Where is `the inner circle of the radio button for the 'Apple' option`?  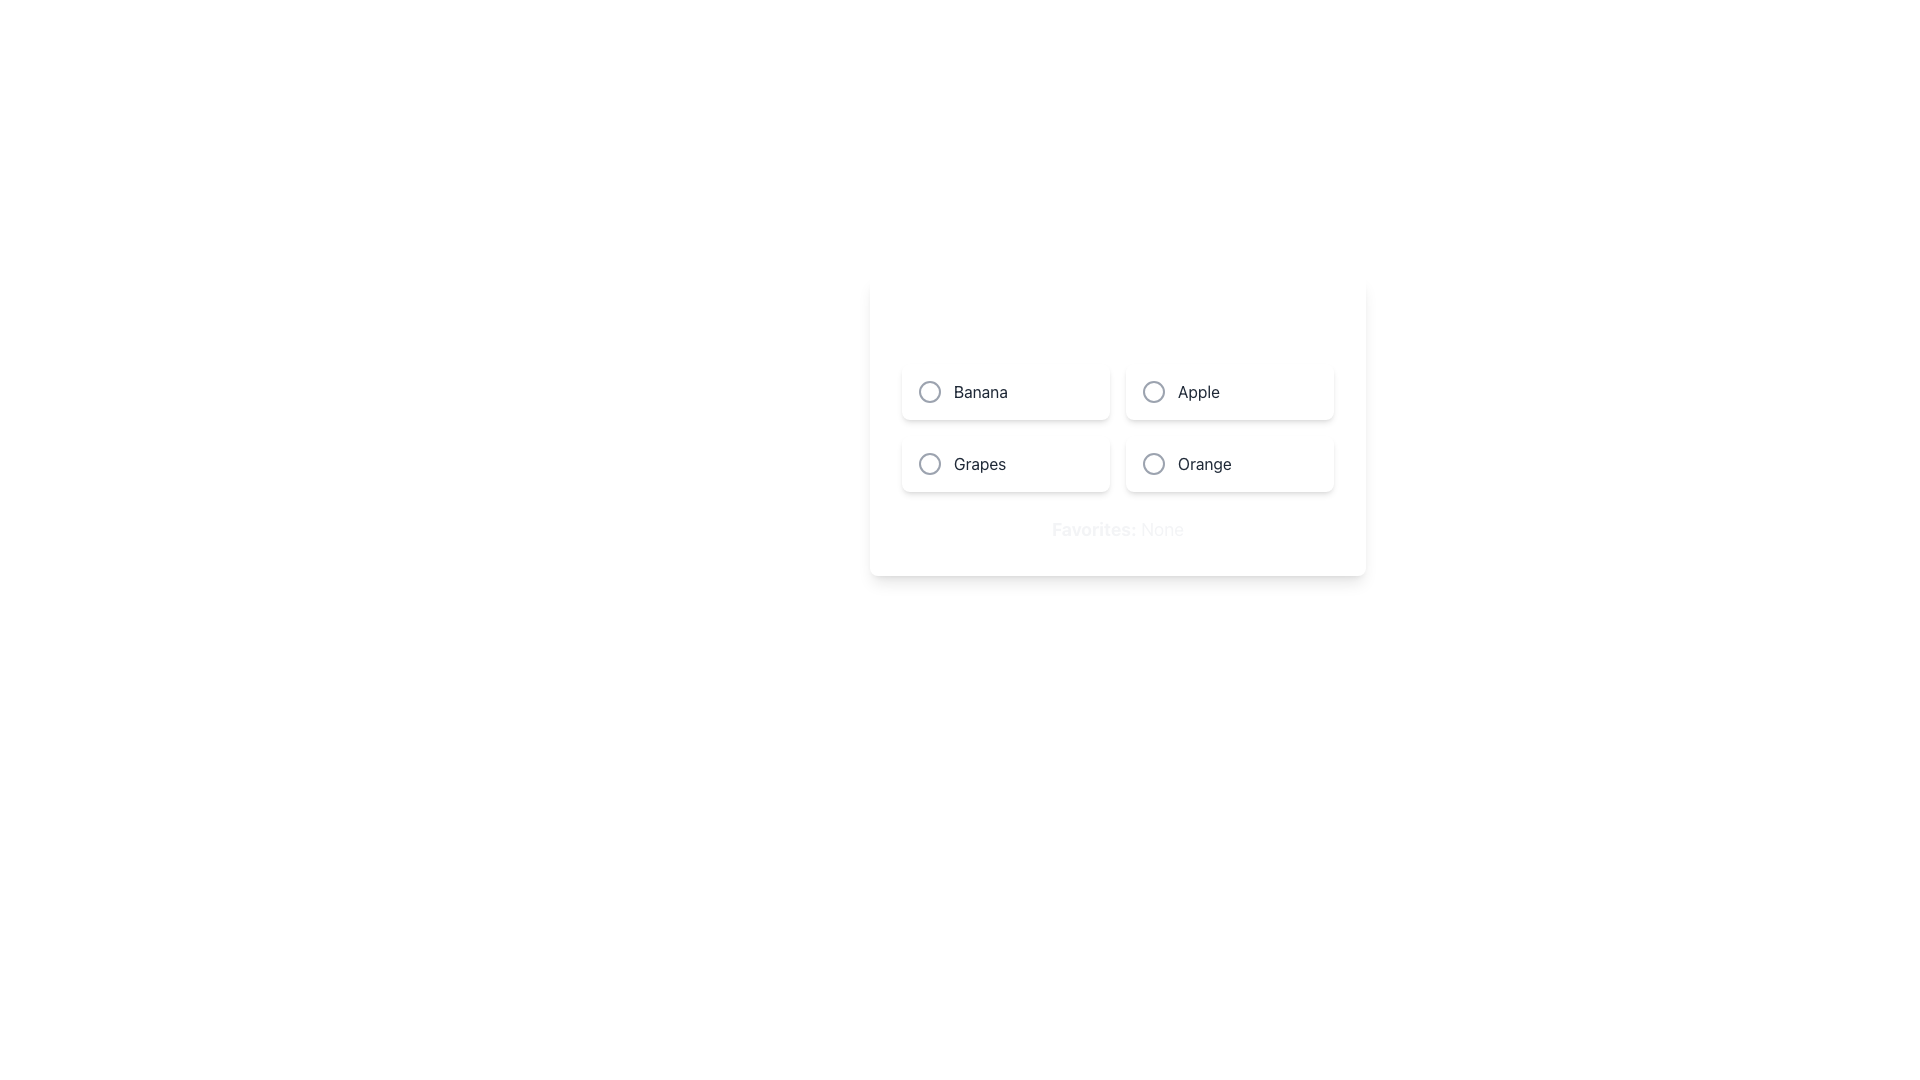
the inner circle of the radio button for the 'Apple' option is located at coordinates (1153, 392).